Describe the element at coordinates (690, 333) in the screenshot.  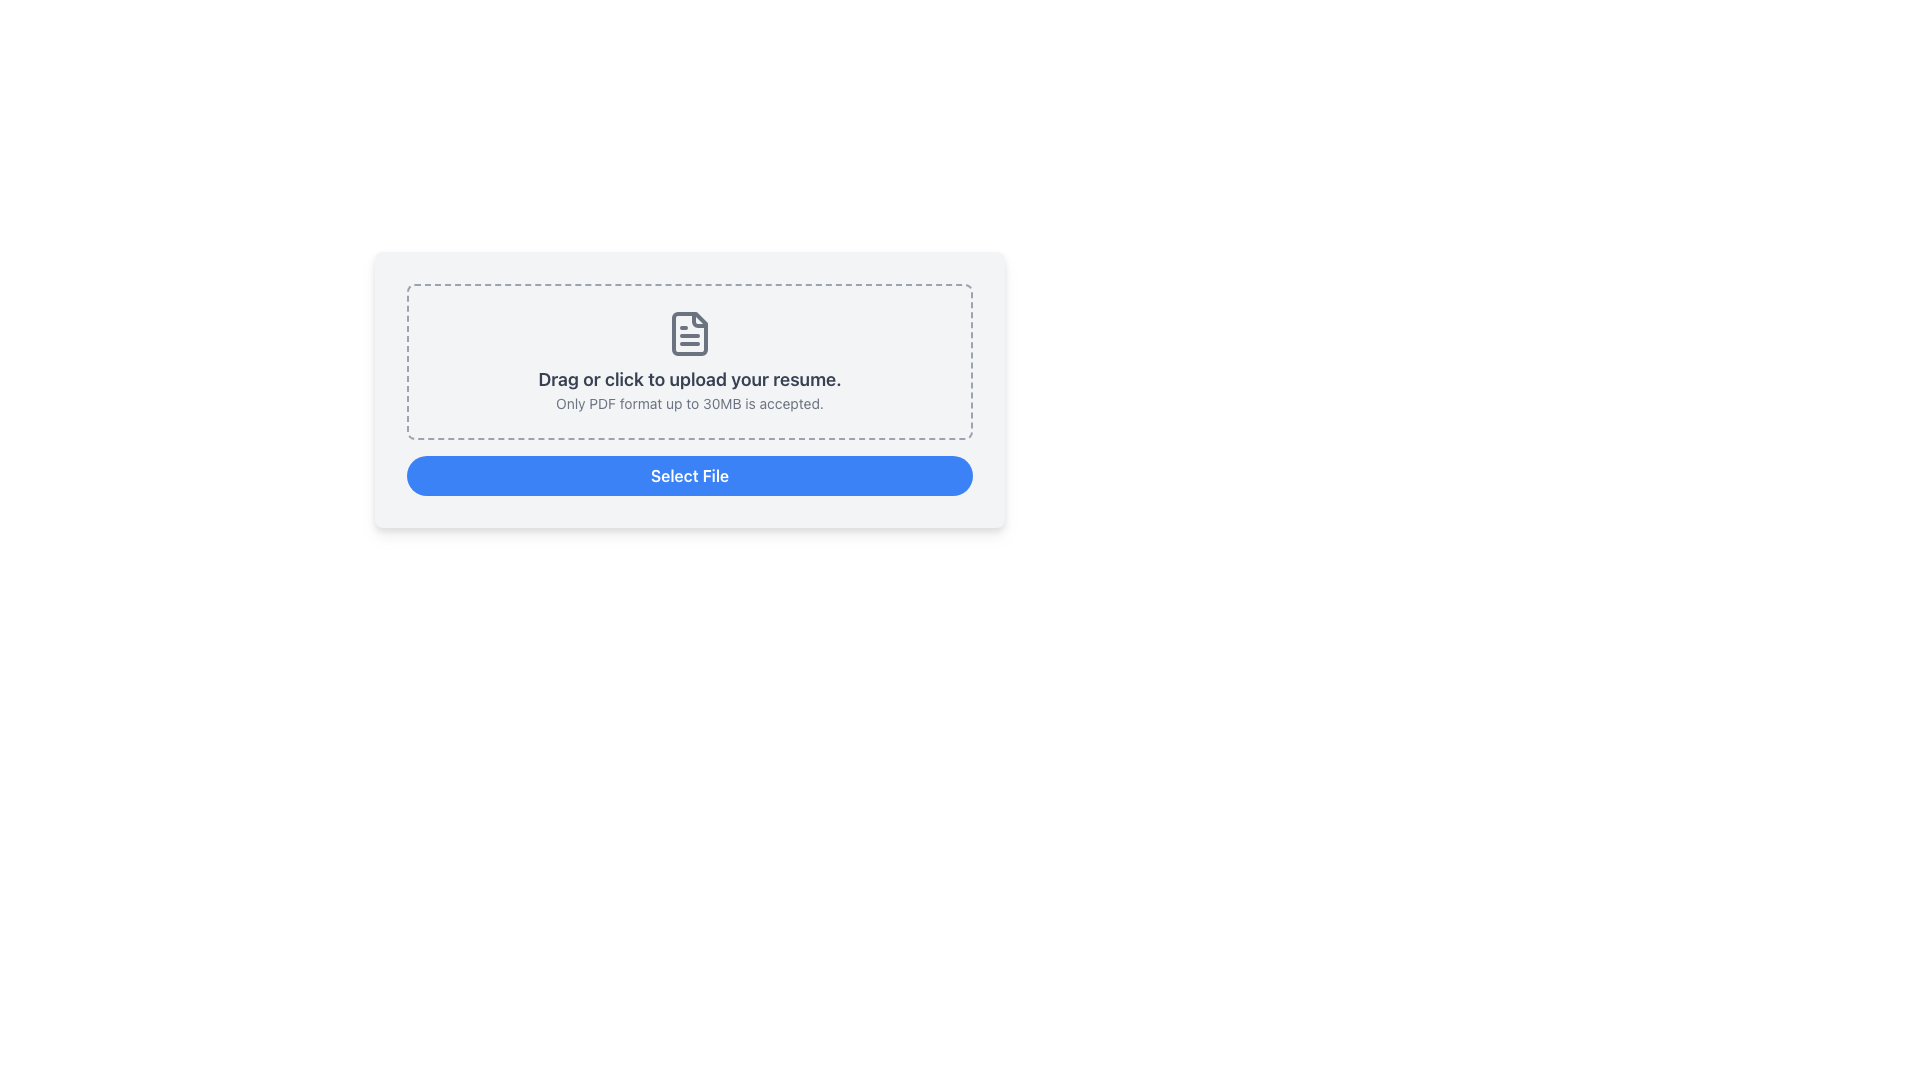
I see `the document icon, which is styled with a gray stroke outline and has lines representing text, located above the 'Drag or click to upload your resume.' text` at that location.